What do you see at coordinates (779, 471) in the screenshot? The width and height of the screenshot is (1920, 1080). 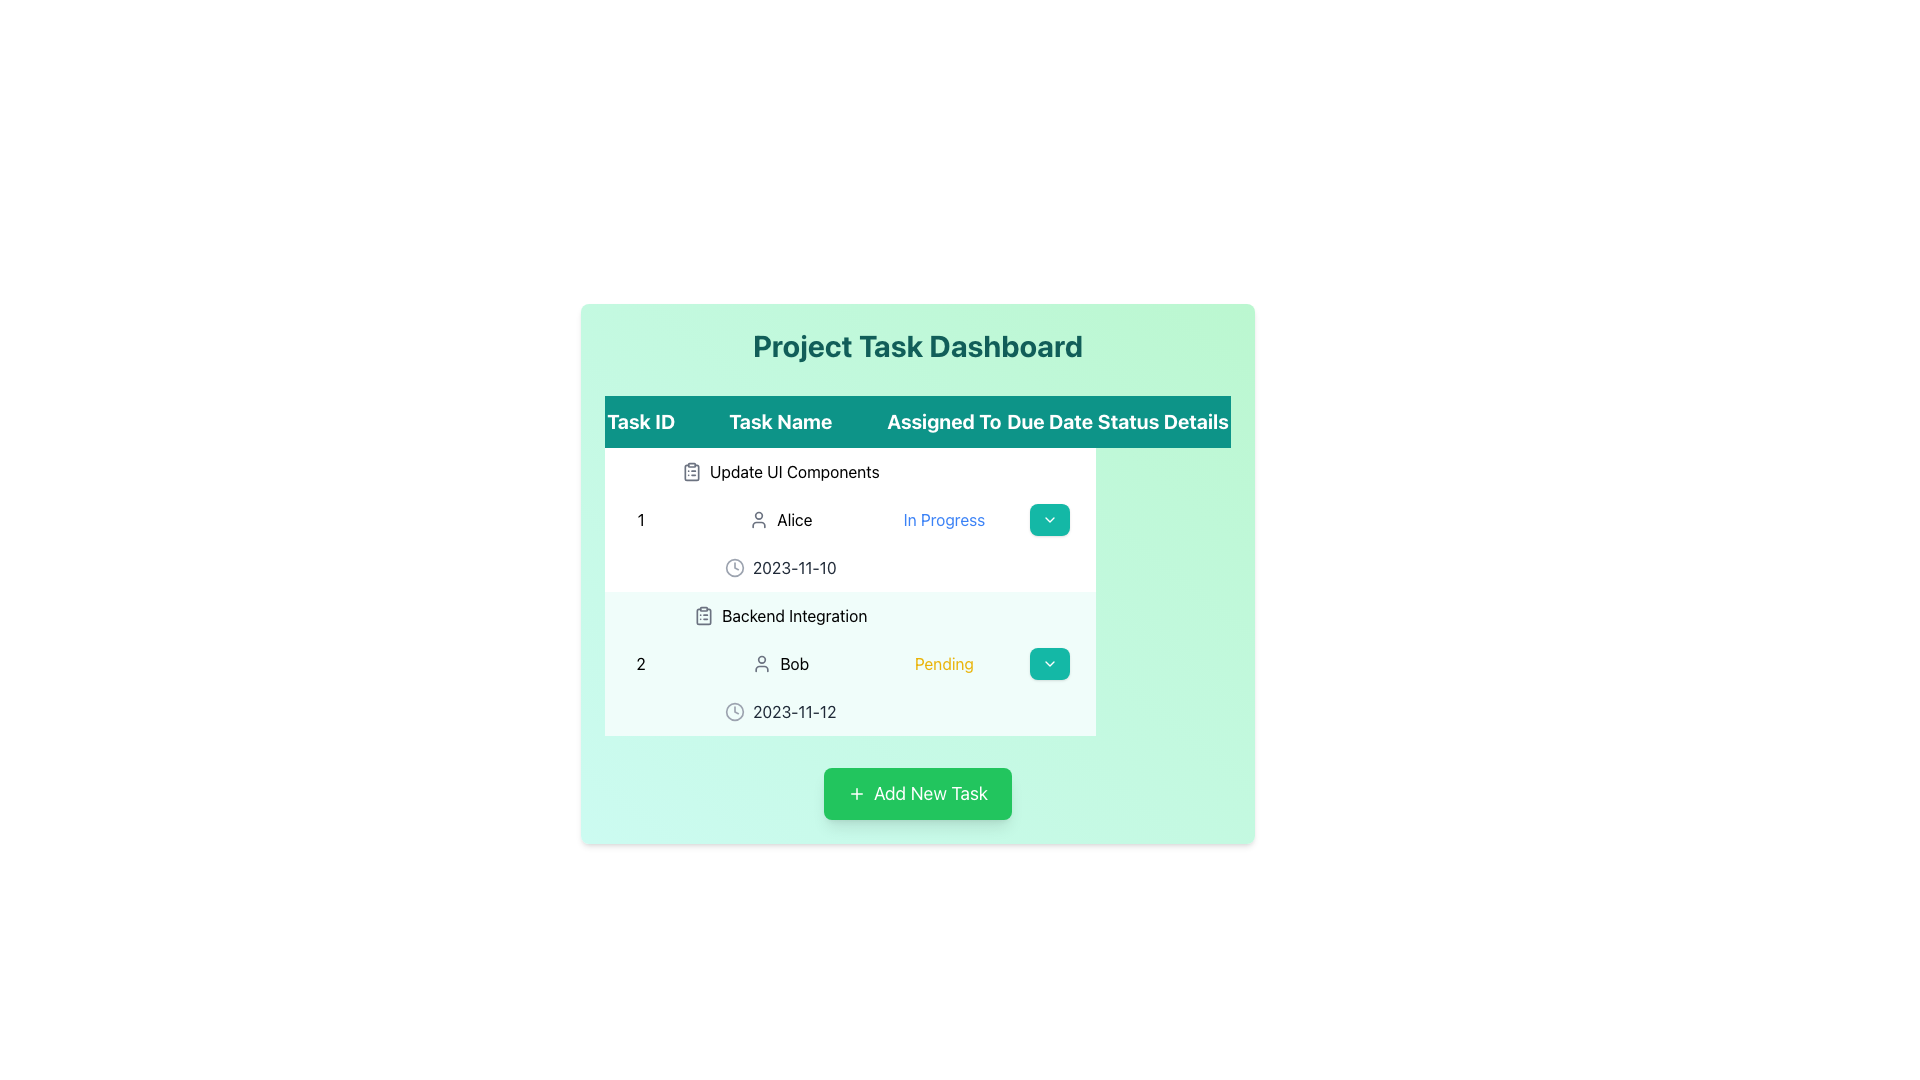 I see `the 'Update UI Components' text label with clipboard icon located in the first row of the table under the 'Task Name' column, aligned with the '1' in the 'Task ID' column and 'Alice' in the 'Assigned To' column` at bounding box center [779, 471].